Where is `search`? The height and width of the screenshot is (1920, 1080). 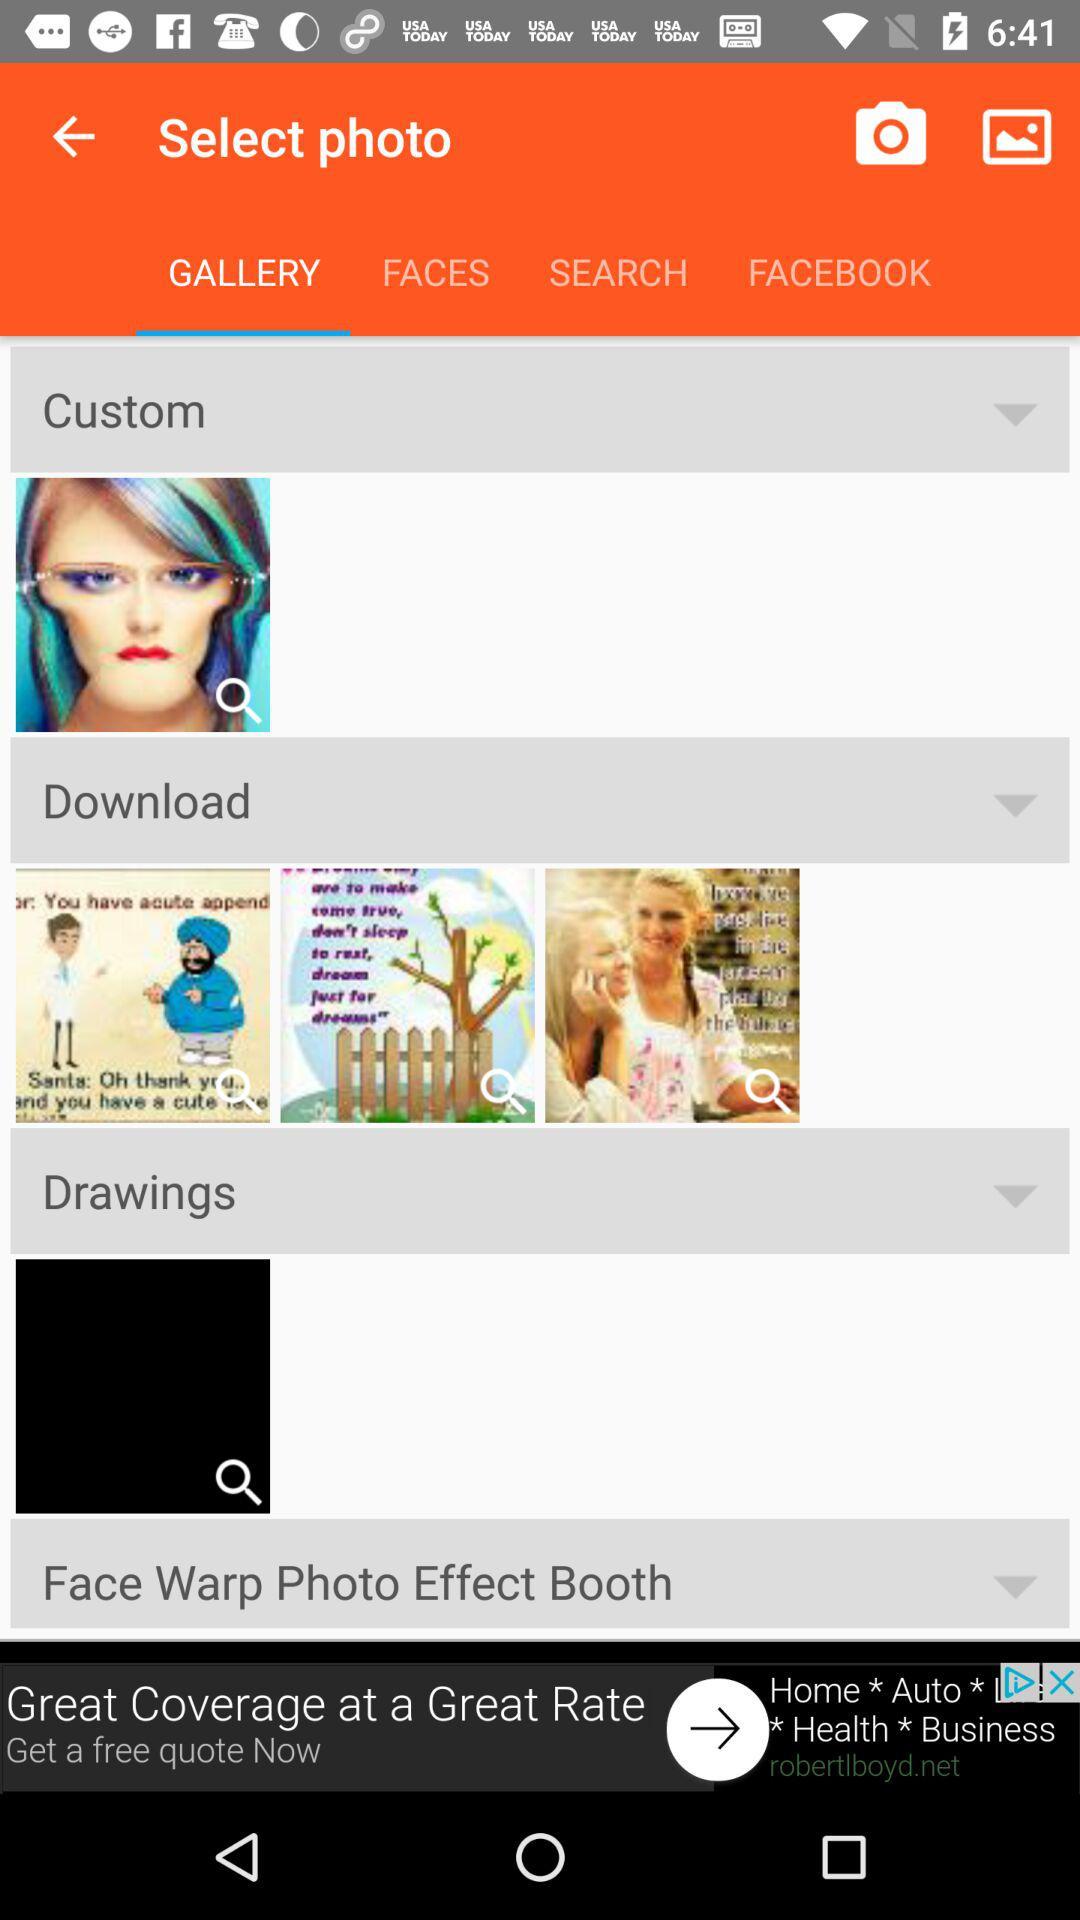
search is located at coordinates (237, 700).